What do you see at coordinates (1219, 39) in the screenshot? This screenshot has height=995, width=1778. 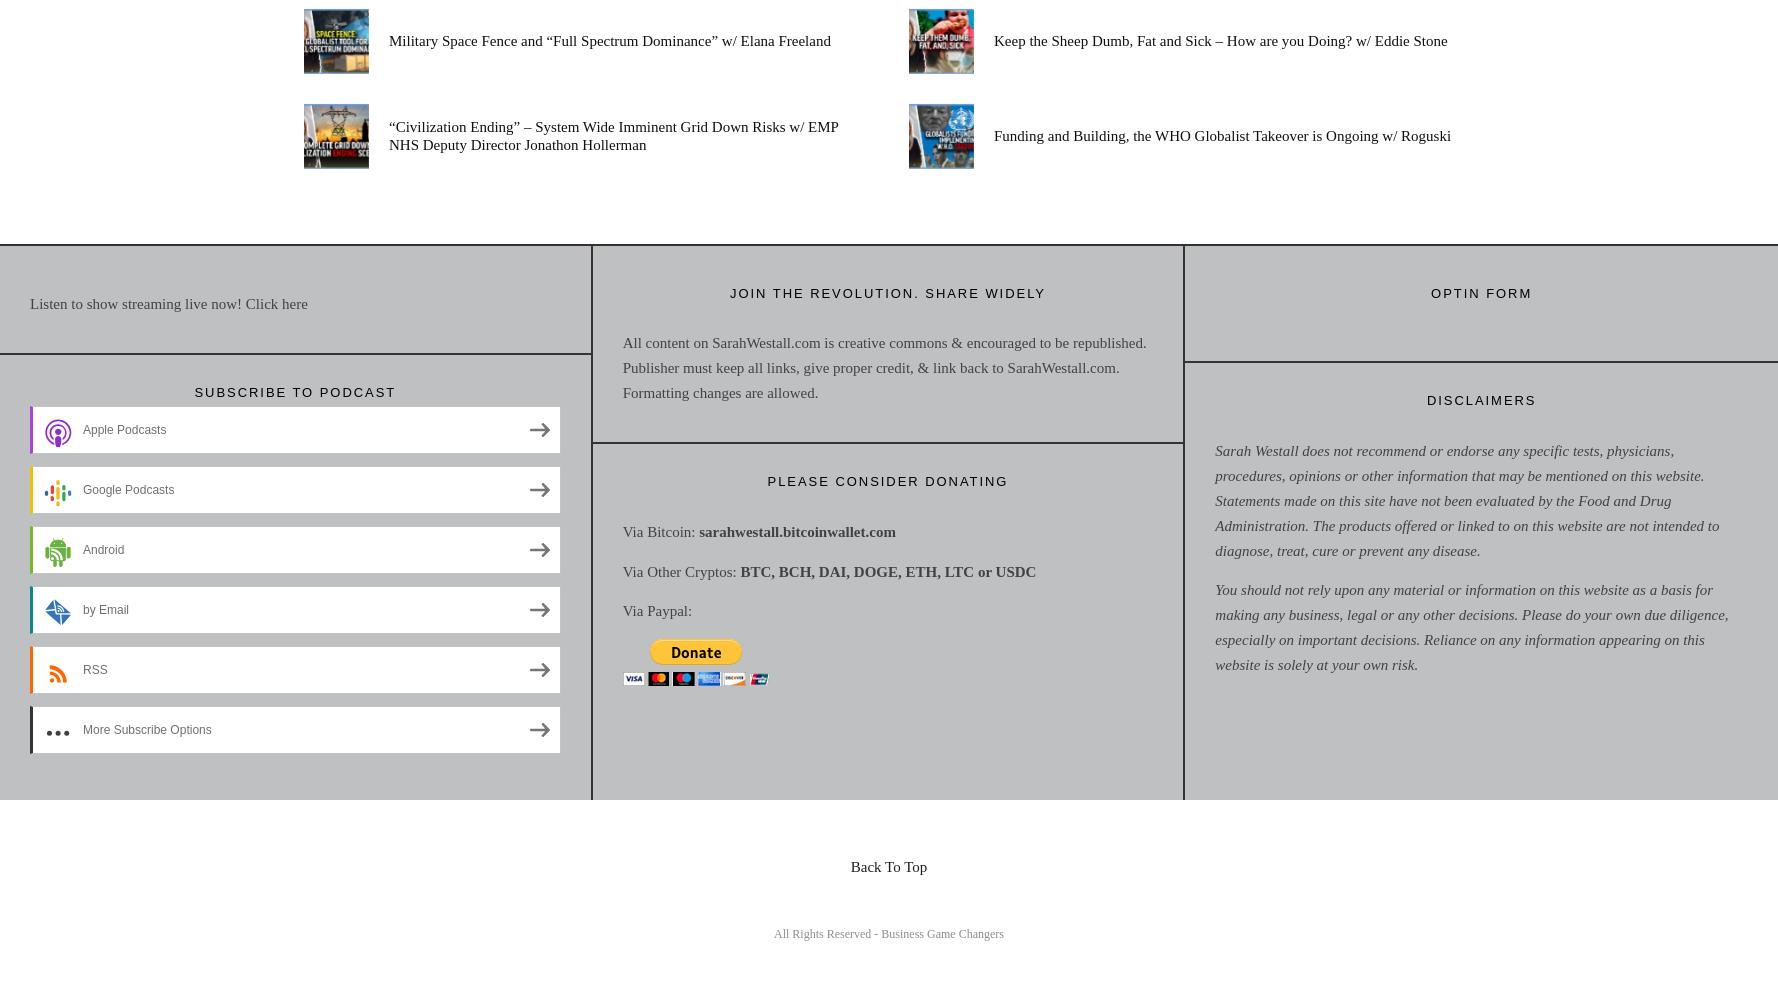 I see `'Keep the Sheep Dumb, Fat and Sick – How are you Doing? w/ Eddie Stone'` at bounding box center [1219, 39].